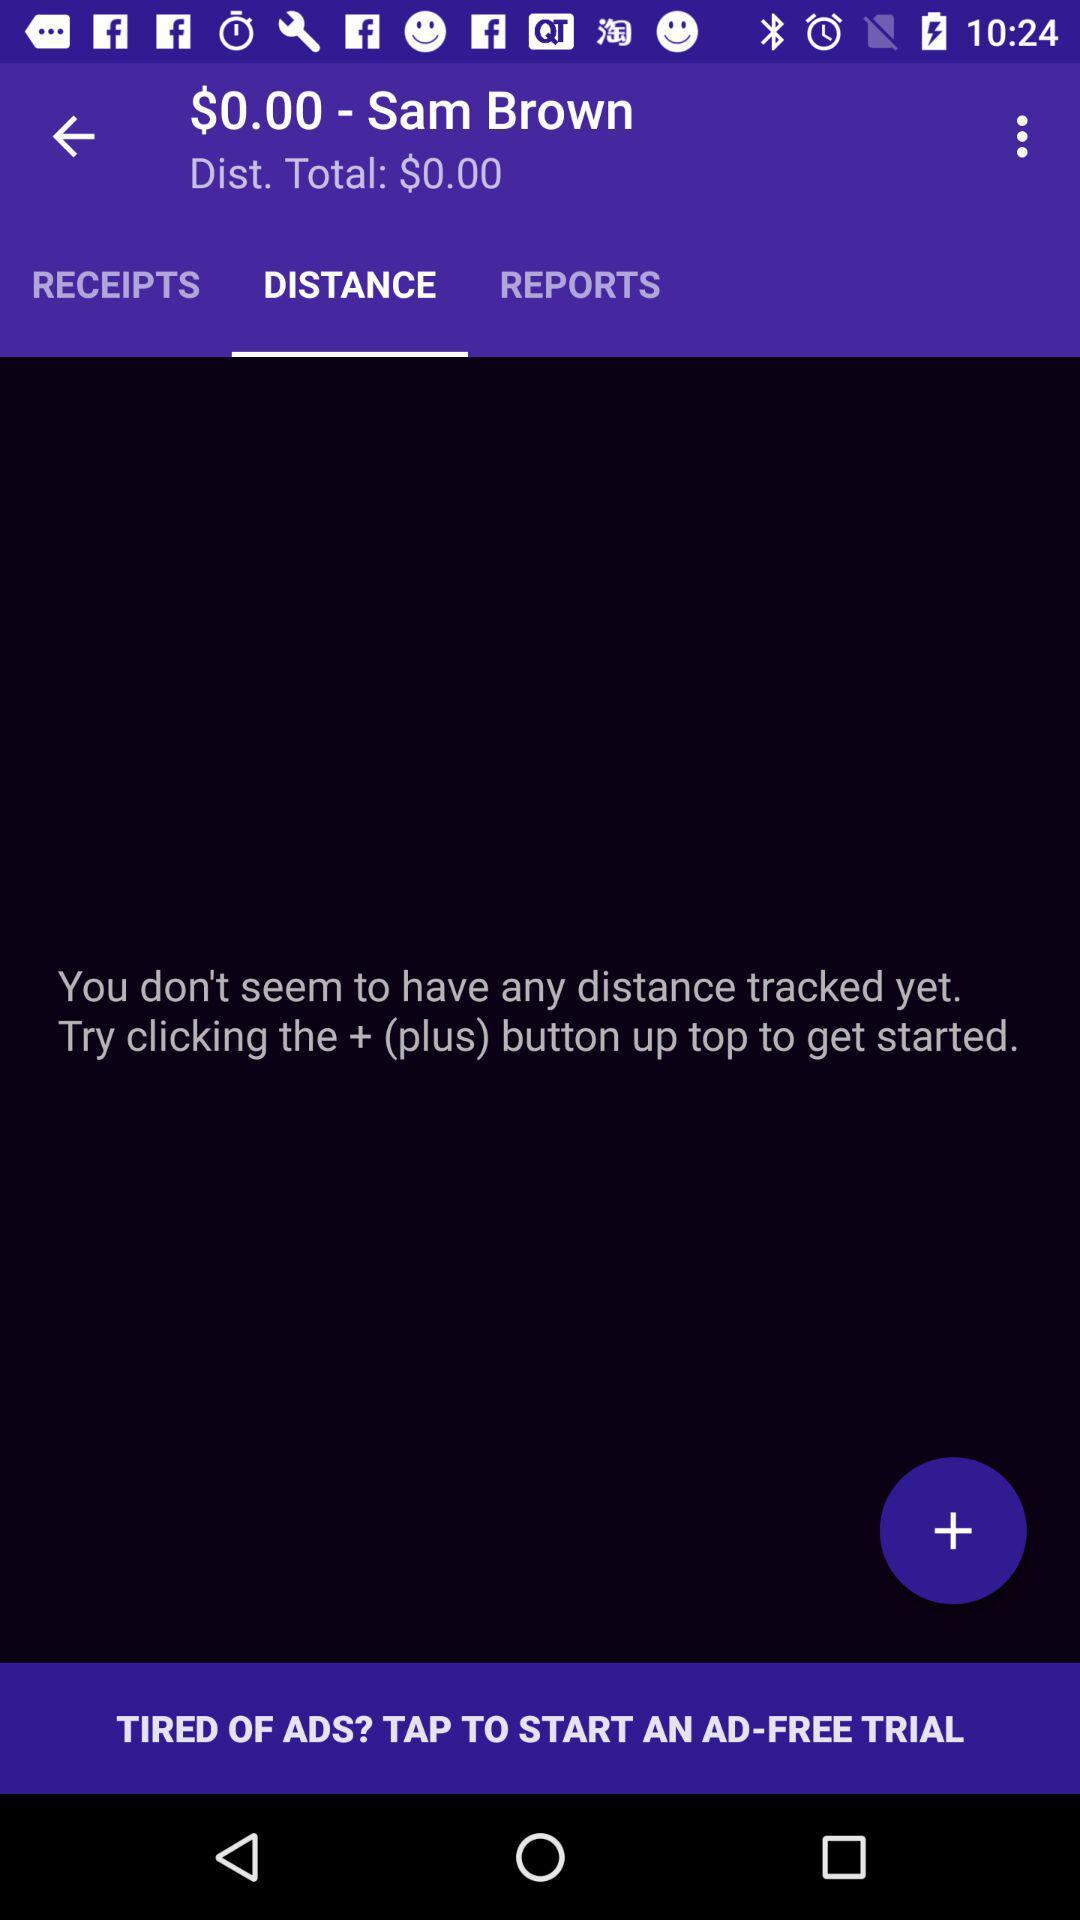 This screenshot has width=1080, height=1920. What do you see at coordinates (952, 1529) in the screenshot?
I see `a distance to track` at bounding box center [952, 1529].